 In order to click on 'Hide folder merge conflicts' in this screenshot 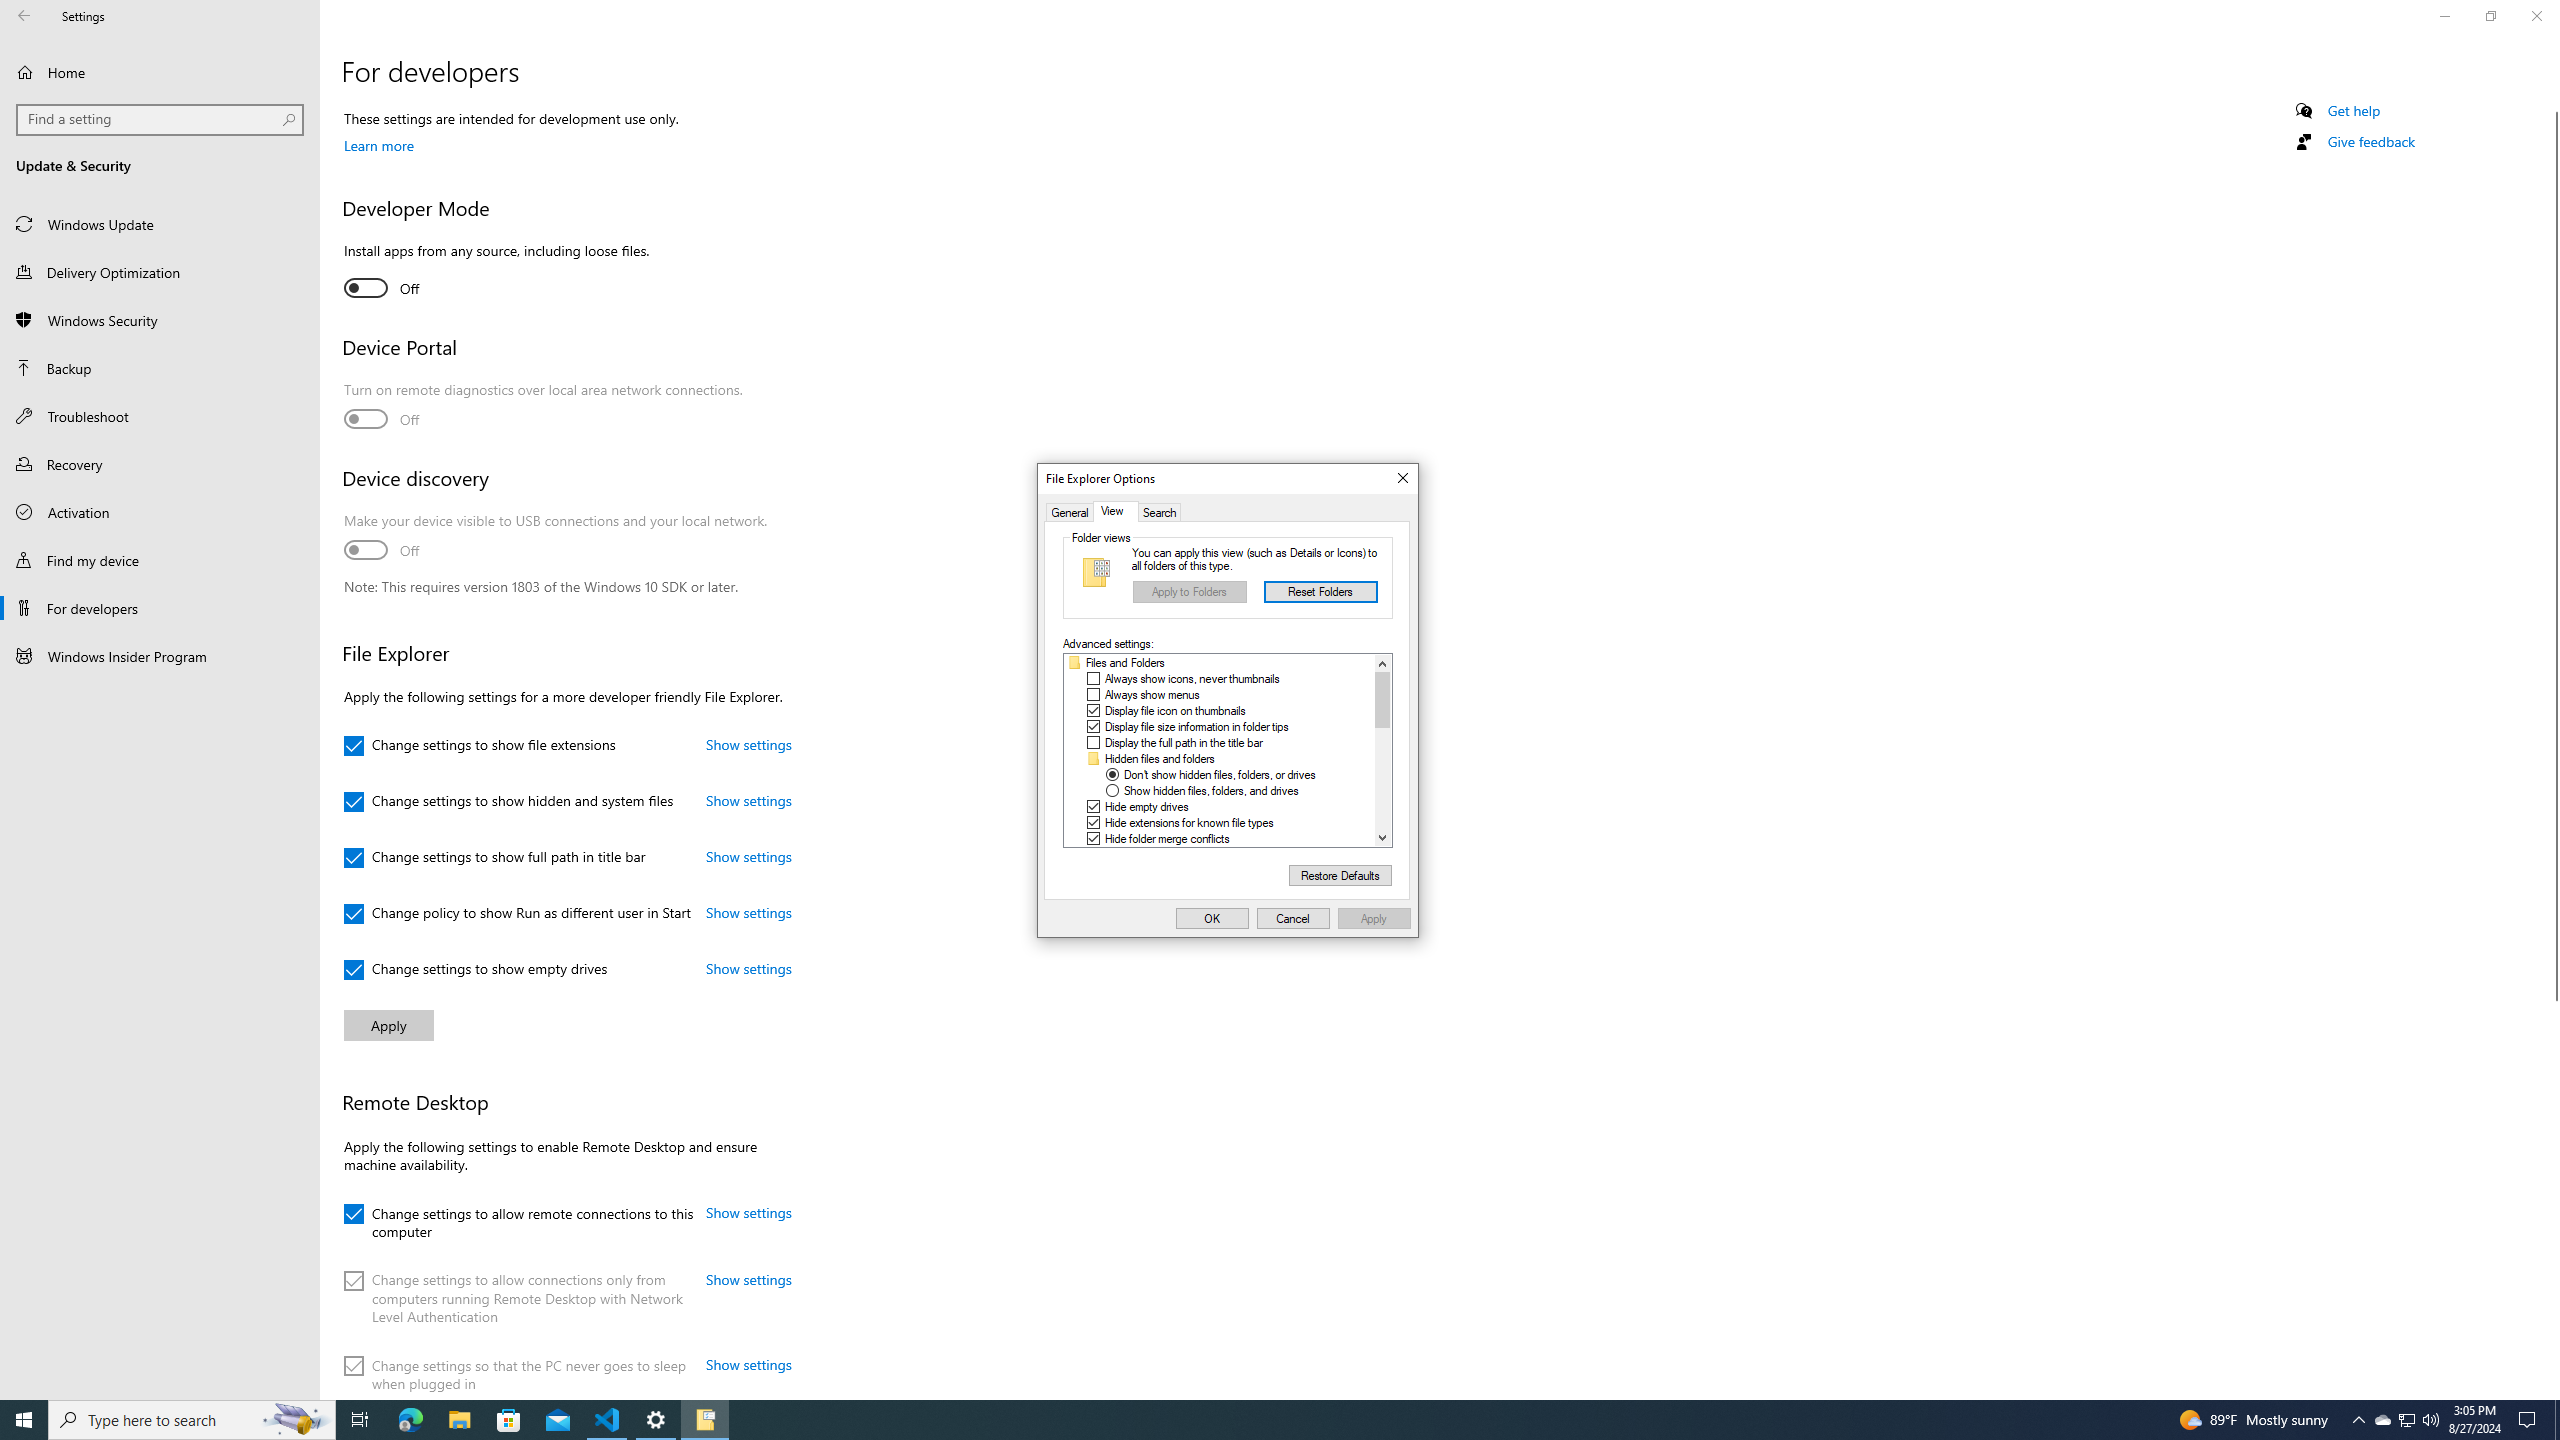, I will do `click(1166, 838)`.